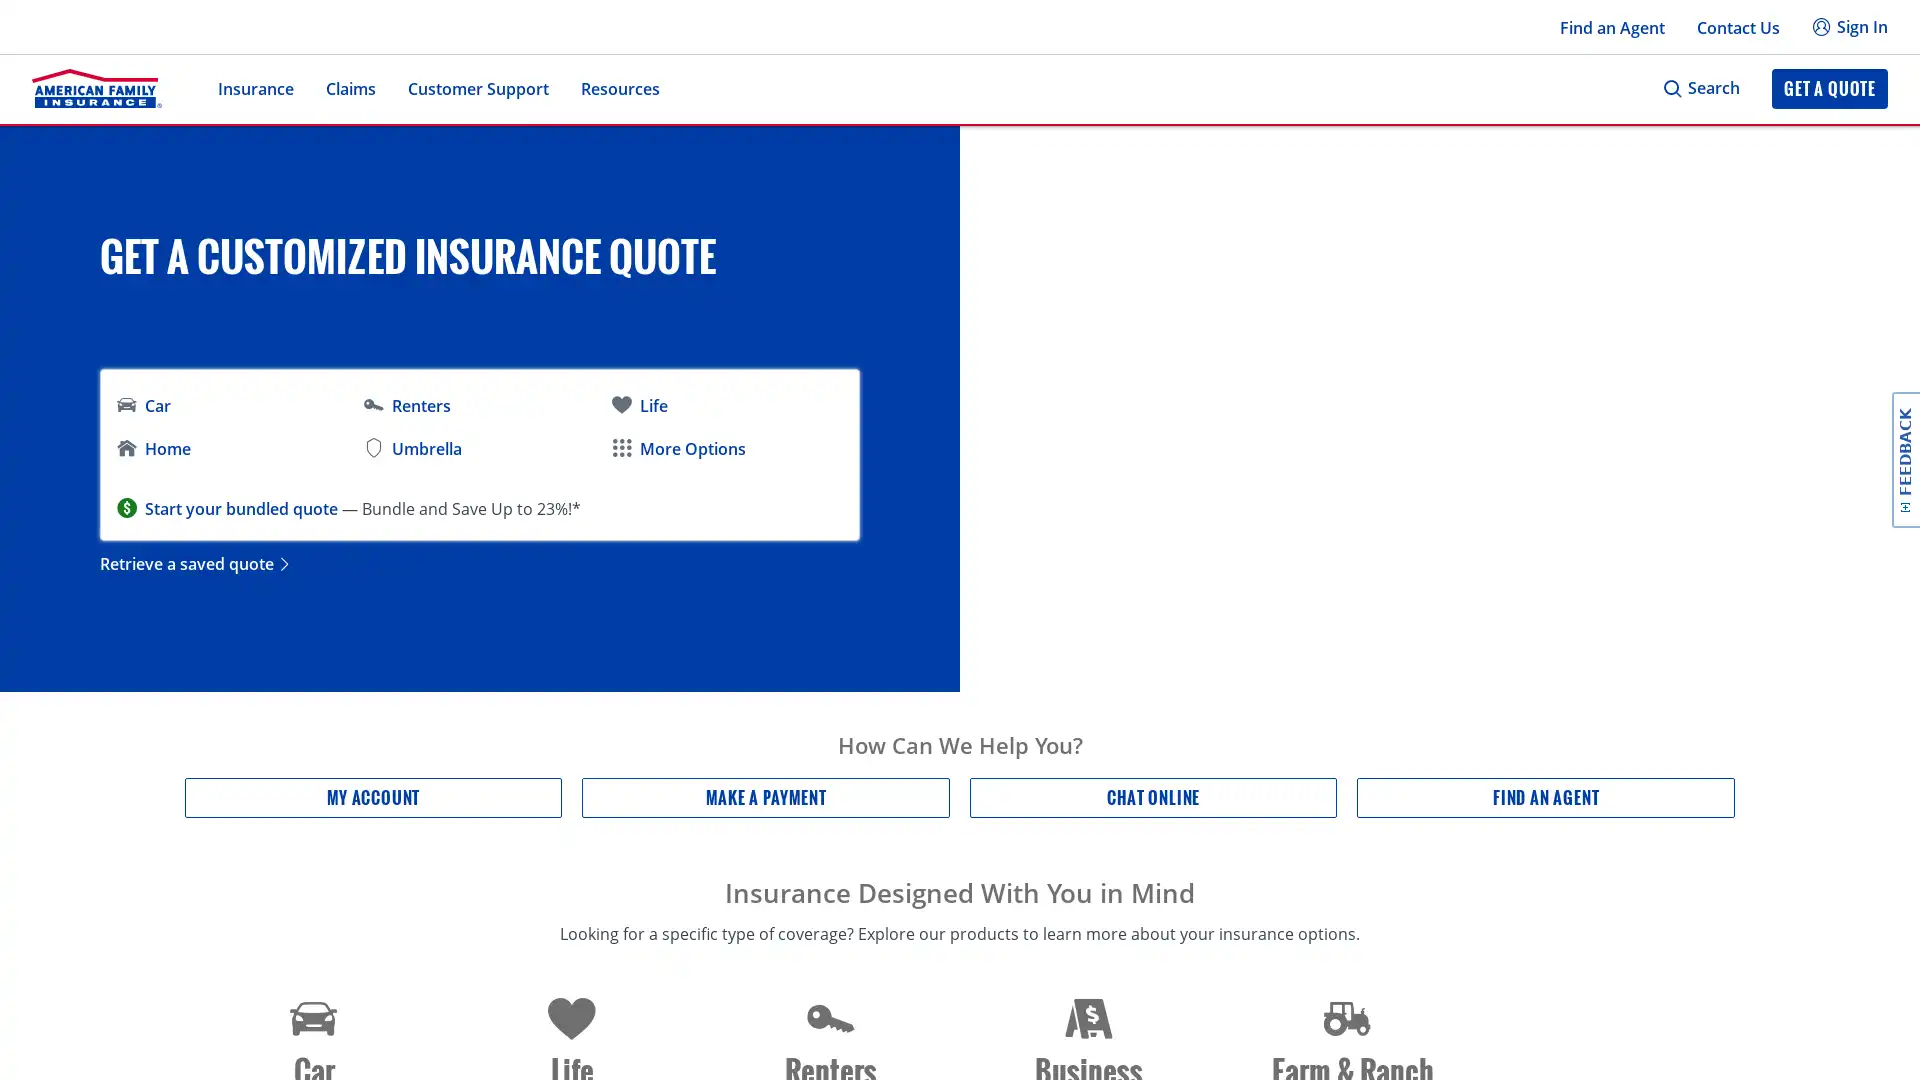  What do you see at coordinates (411, 448) in the screenshot?
I see `Umbrella` at bounding box center [411, 448].